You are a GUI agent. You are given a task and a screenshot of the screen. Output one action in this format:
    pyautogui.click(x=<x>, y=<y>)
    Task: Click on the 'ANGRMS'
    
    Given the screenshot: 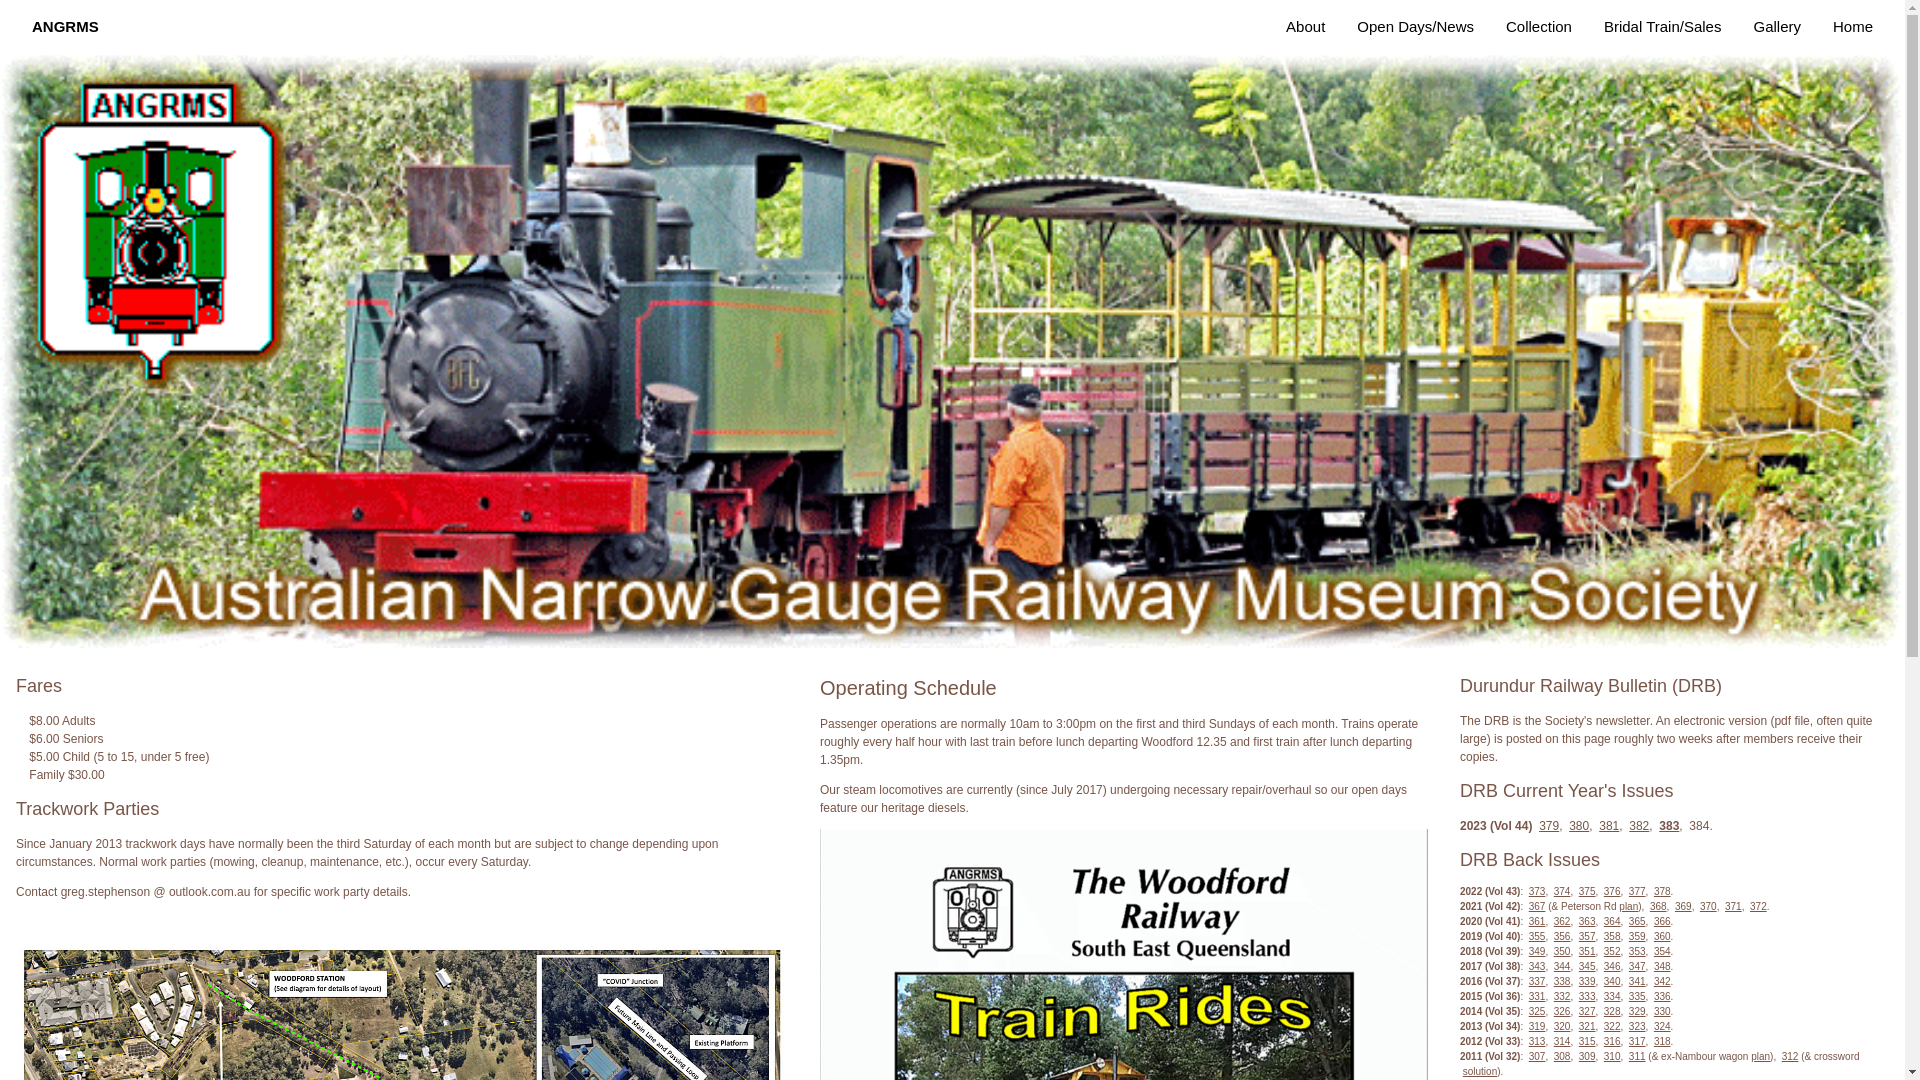 What is the action you would take?
    pyautogui.click(x=65, y=27)
    